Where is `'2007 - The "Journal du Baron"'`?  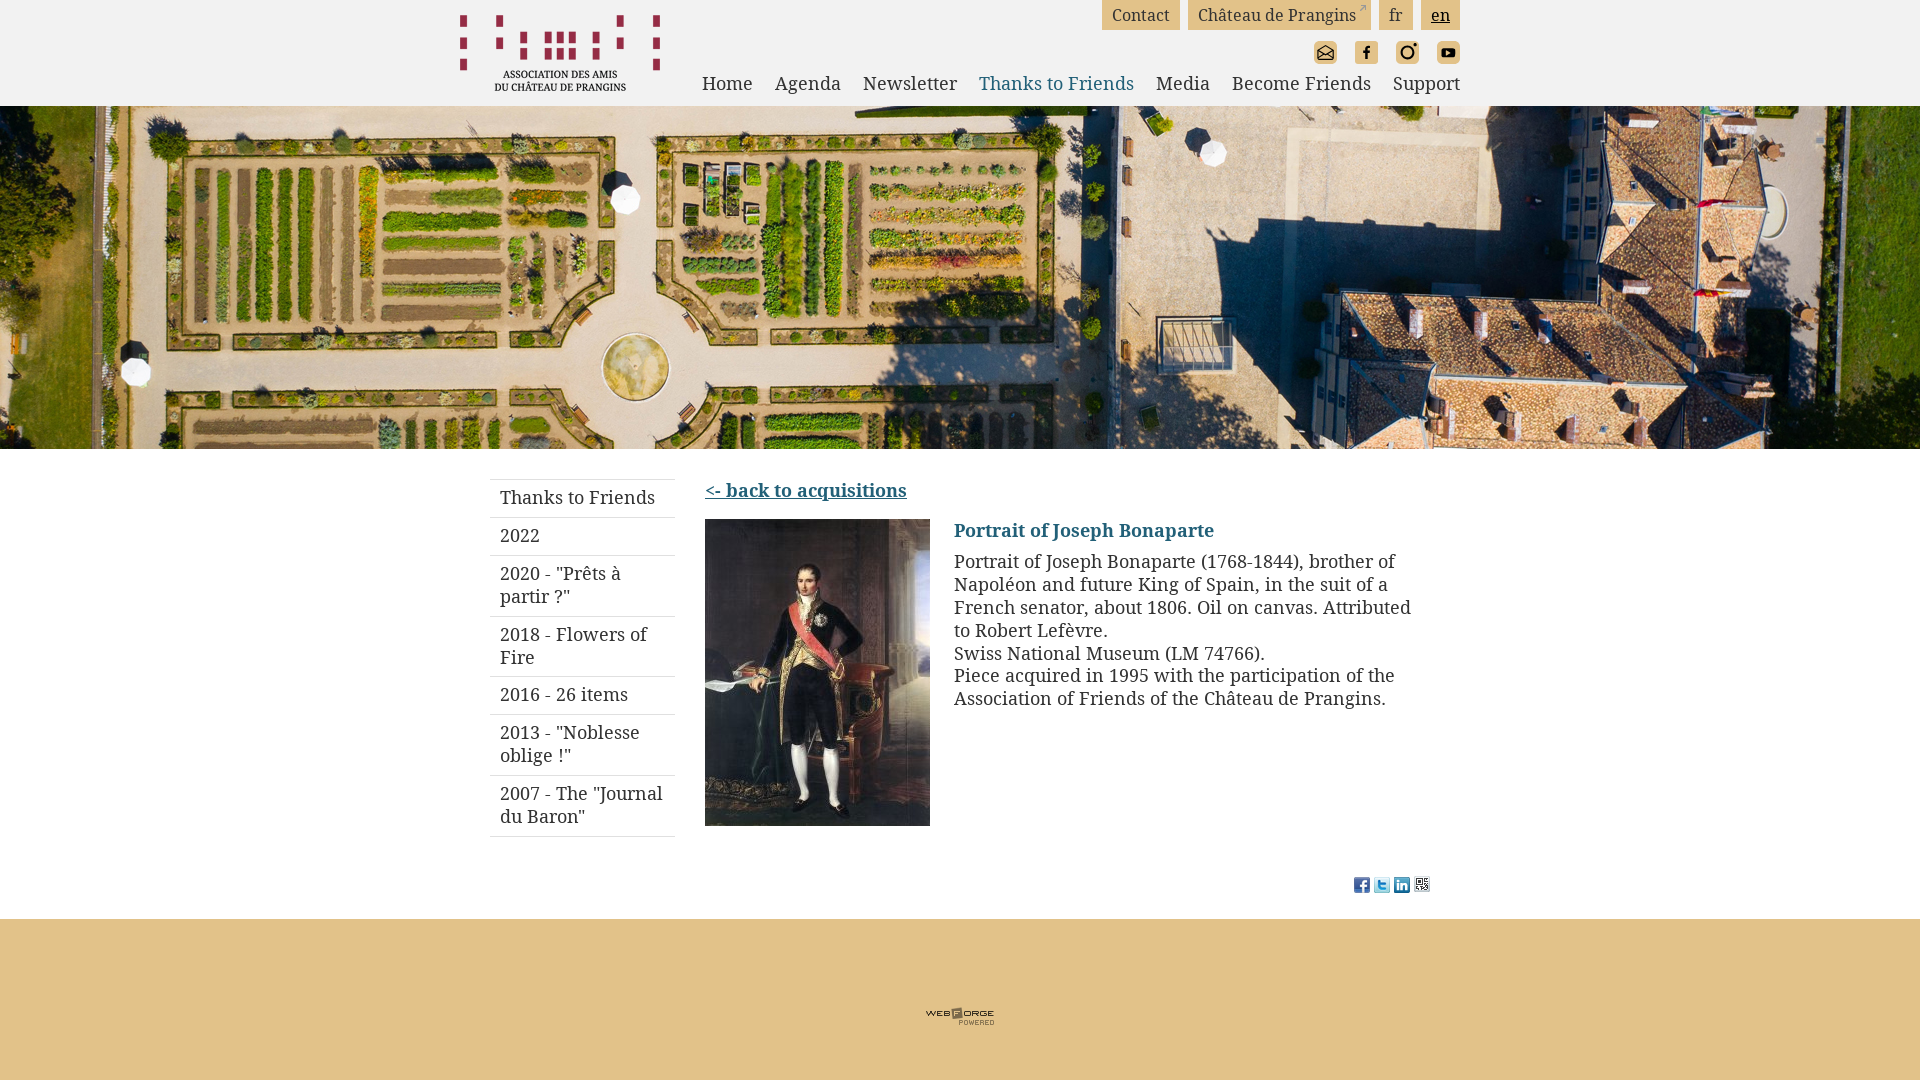
'2007 - The "Journal du Baron"' is located at coordinates (581, 804).